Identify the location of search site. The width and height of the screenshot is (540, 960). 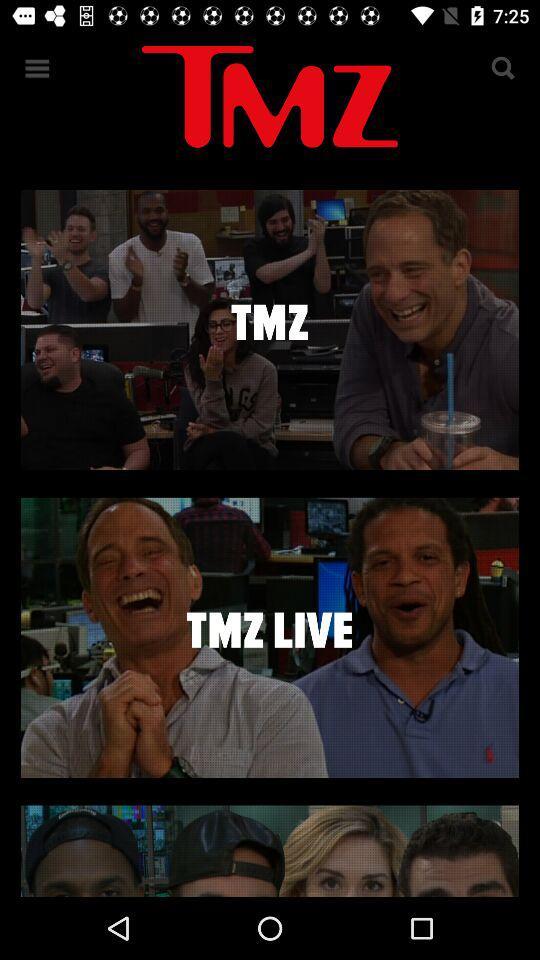
(501, 68).